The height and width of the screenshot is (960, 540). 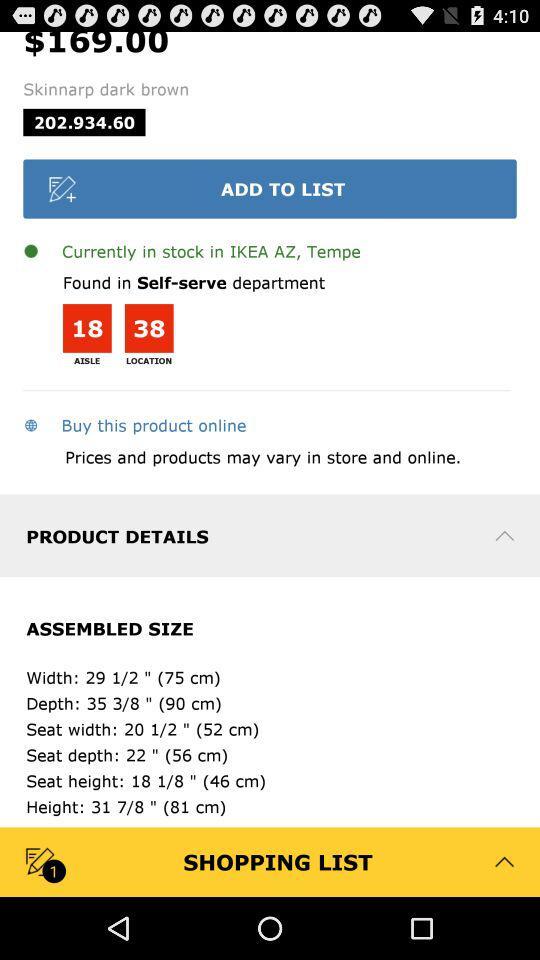 I want to click on text add to list, so click(x=270, y=188).